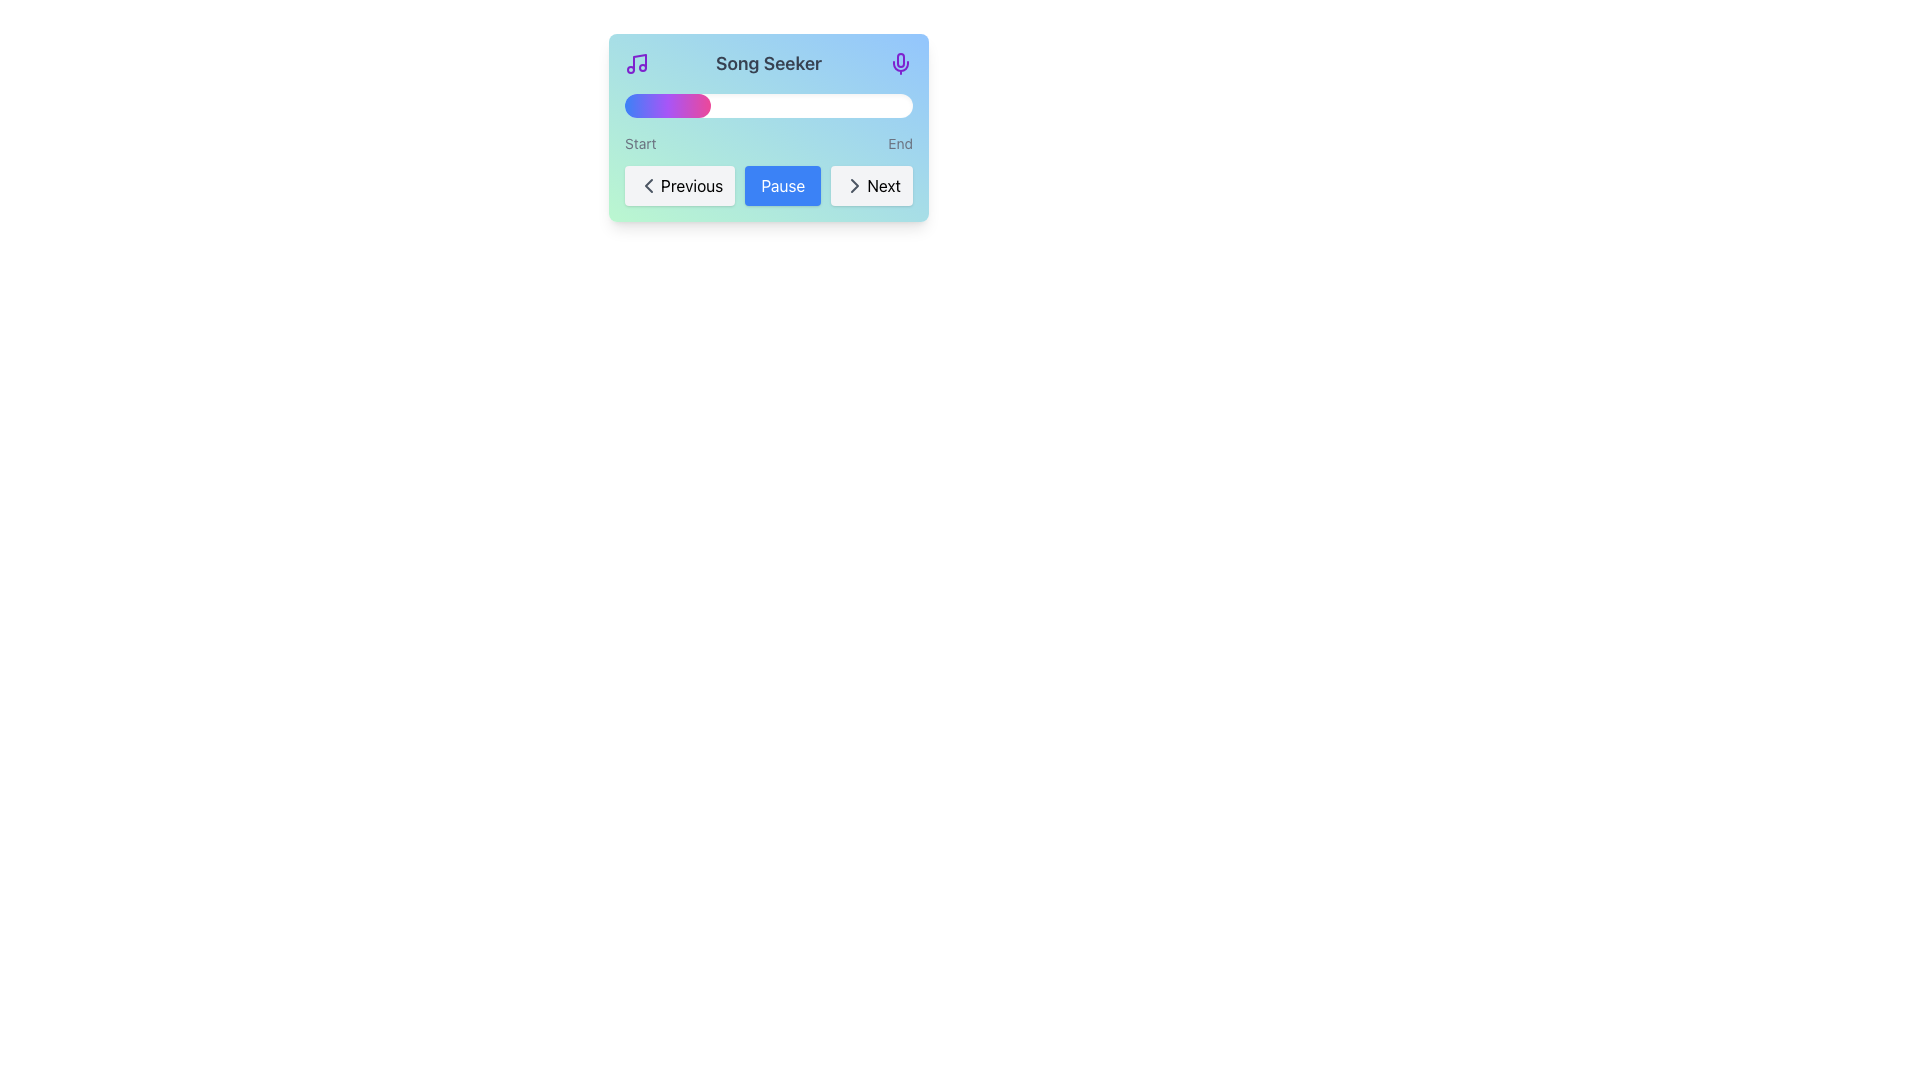 Image resolution: width=1920 pixels, height=1080 pixels. What do you see at coordinates (846, 105) in the screenshot?
I see `the slider value` at bounding box center [846, 105].